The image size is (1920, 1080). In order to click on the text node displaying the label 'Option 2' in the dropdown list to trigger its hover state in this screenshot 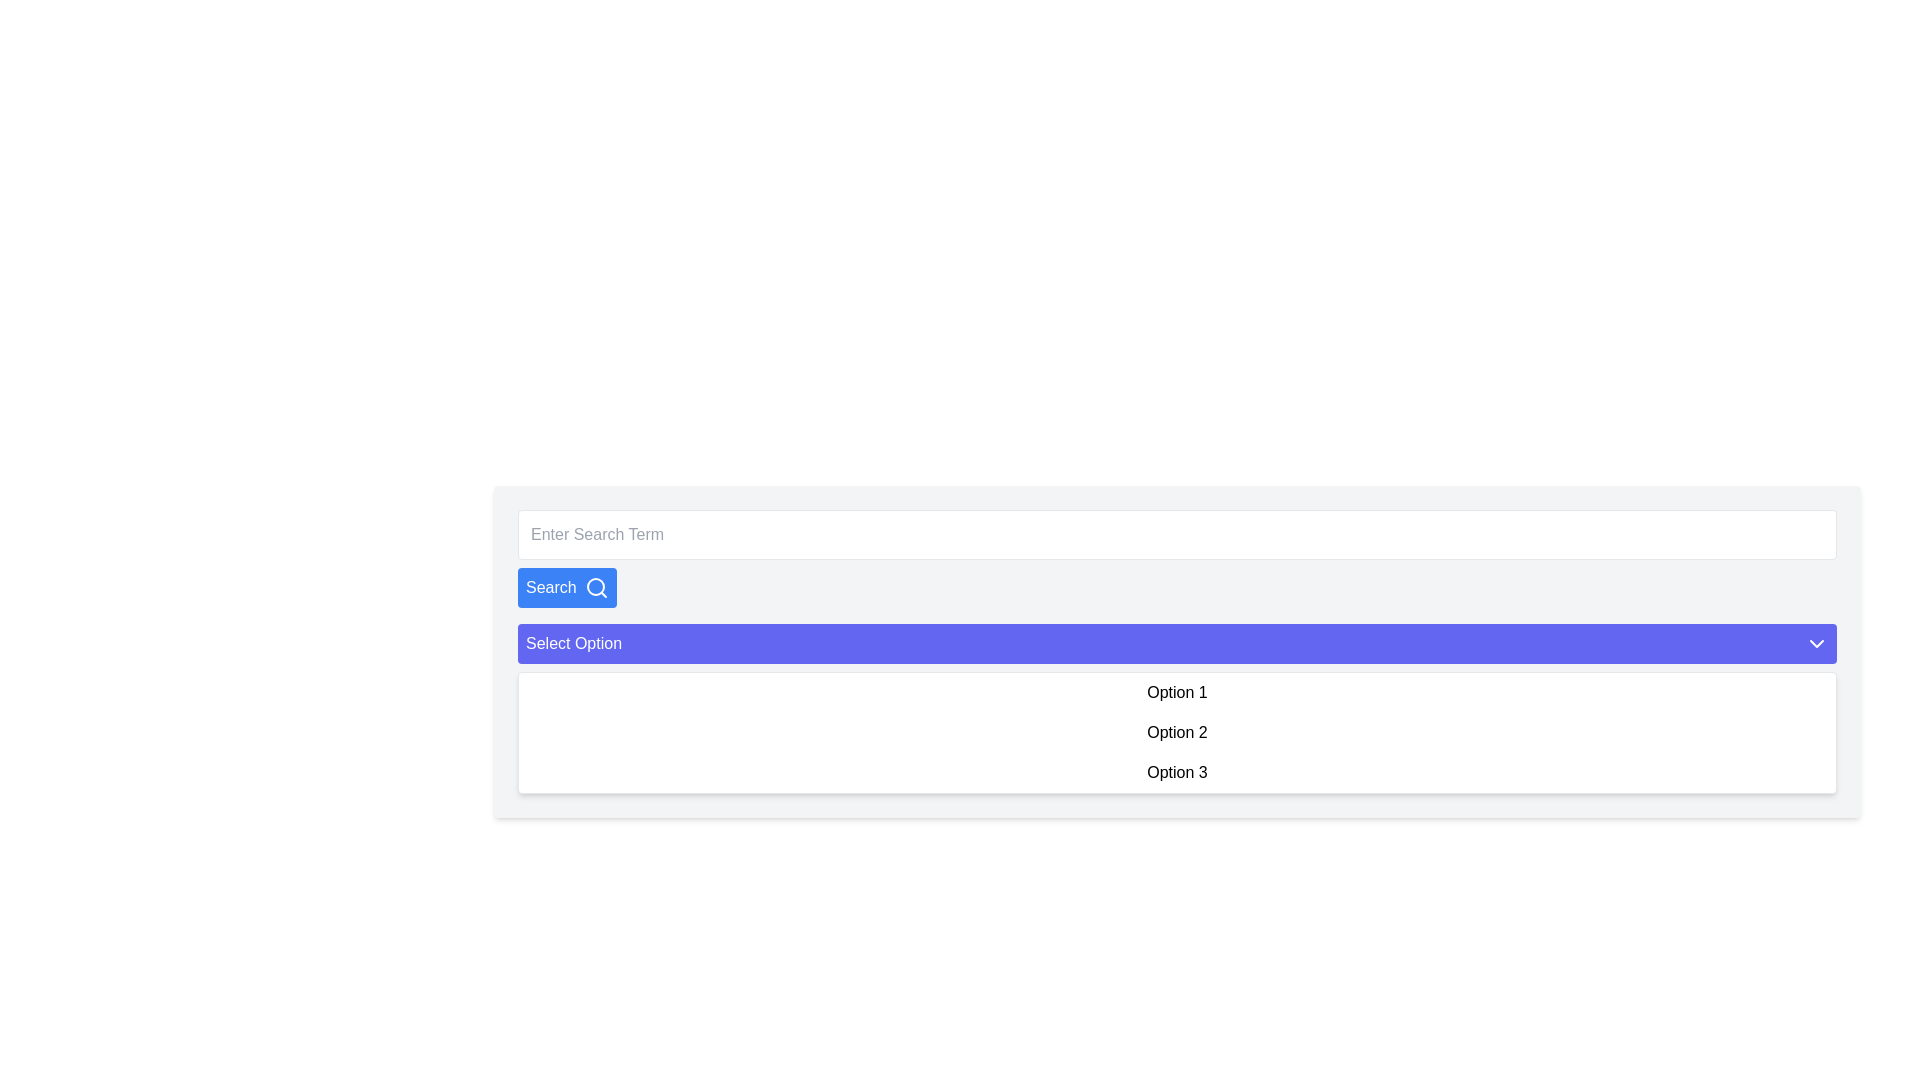, I will do `click(1177, 732)`.